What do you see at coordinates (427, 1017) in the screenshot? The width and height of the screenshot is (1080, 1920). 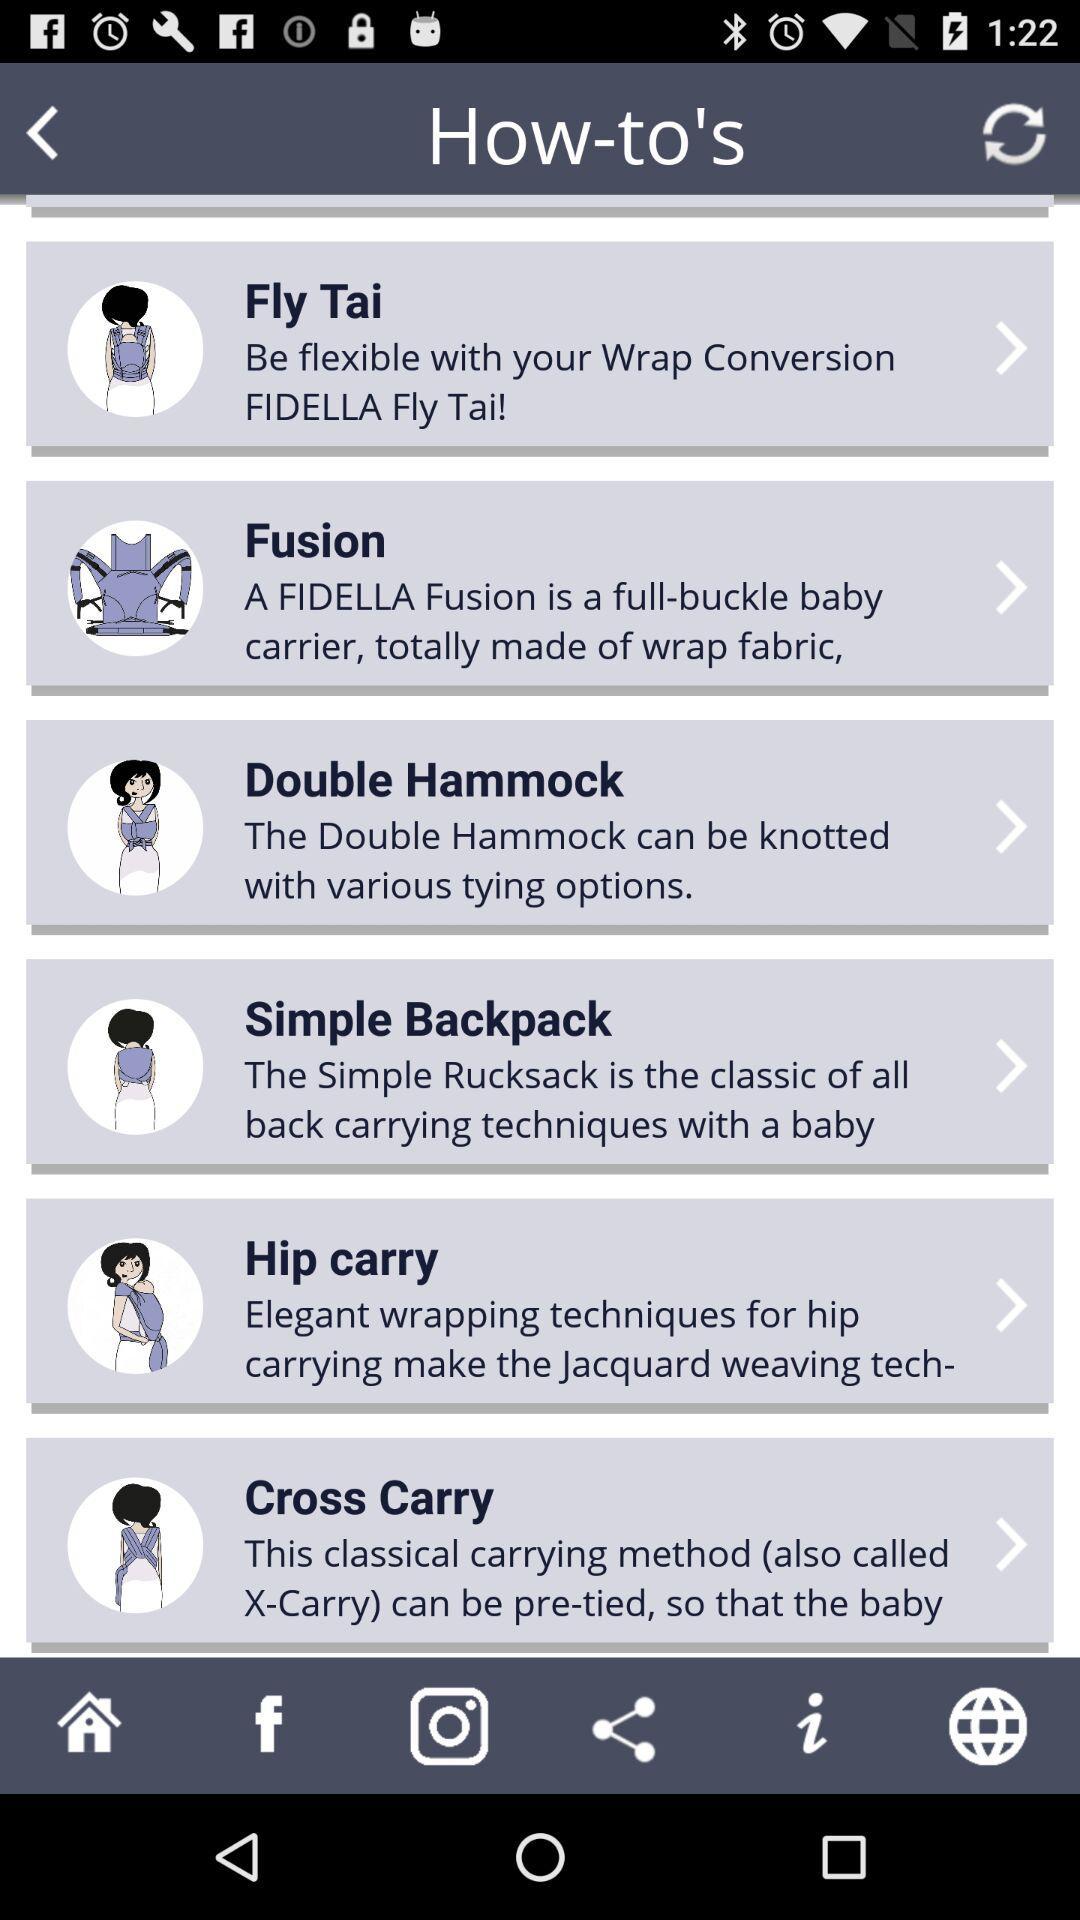 I see `simple backpack app` at bounding box center [427, 1017].